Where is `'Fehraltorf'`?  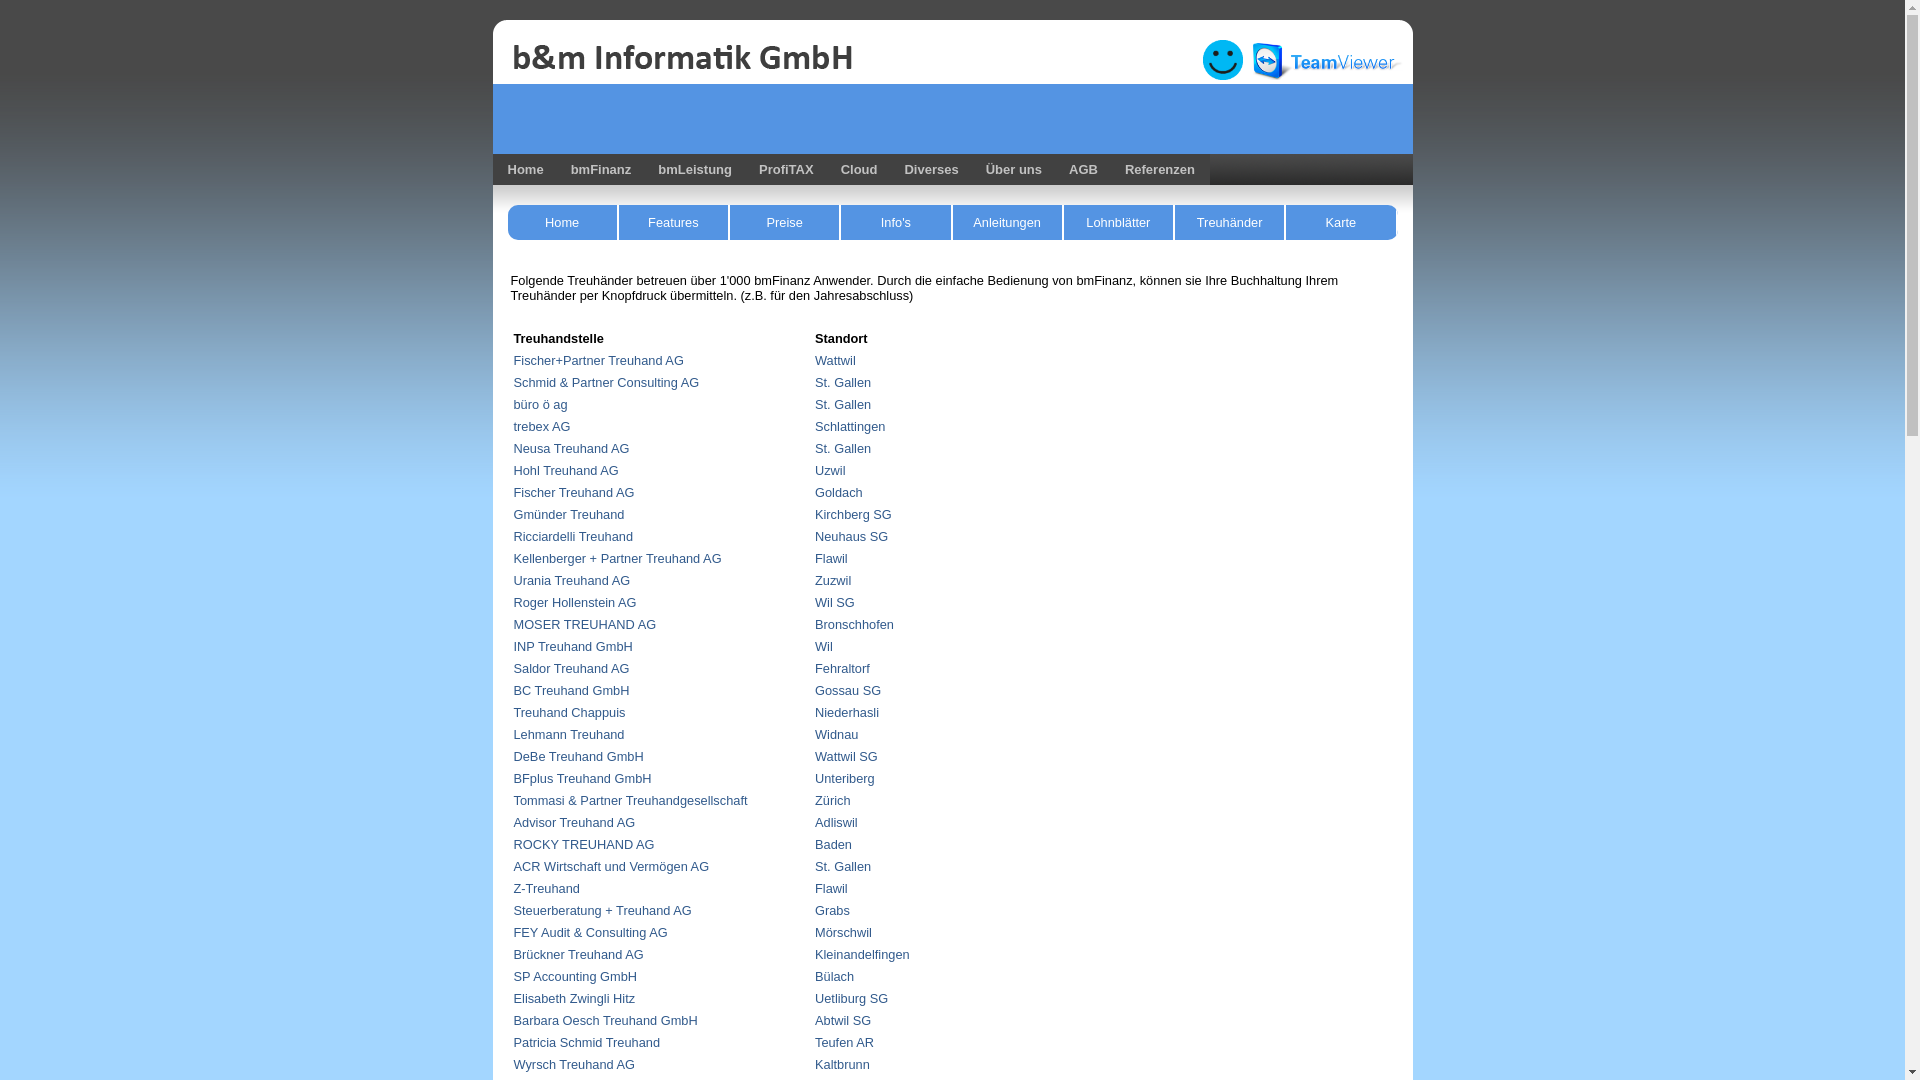 'Fehraltorf' is located at coordinates (815, 668).